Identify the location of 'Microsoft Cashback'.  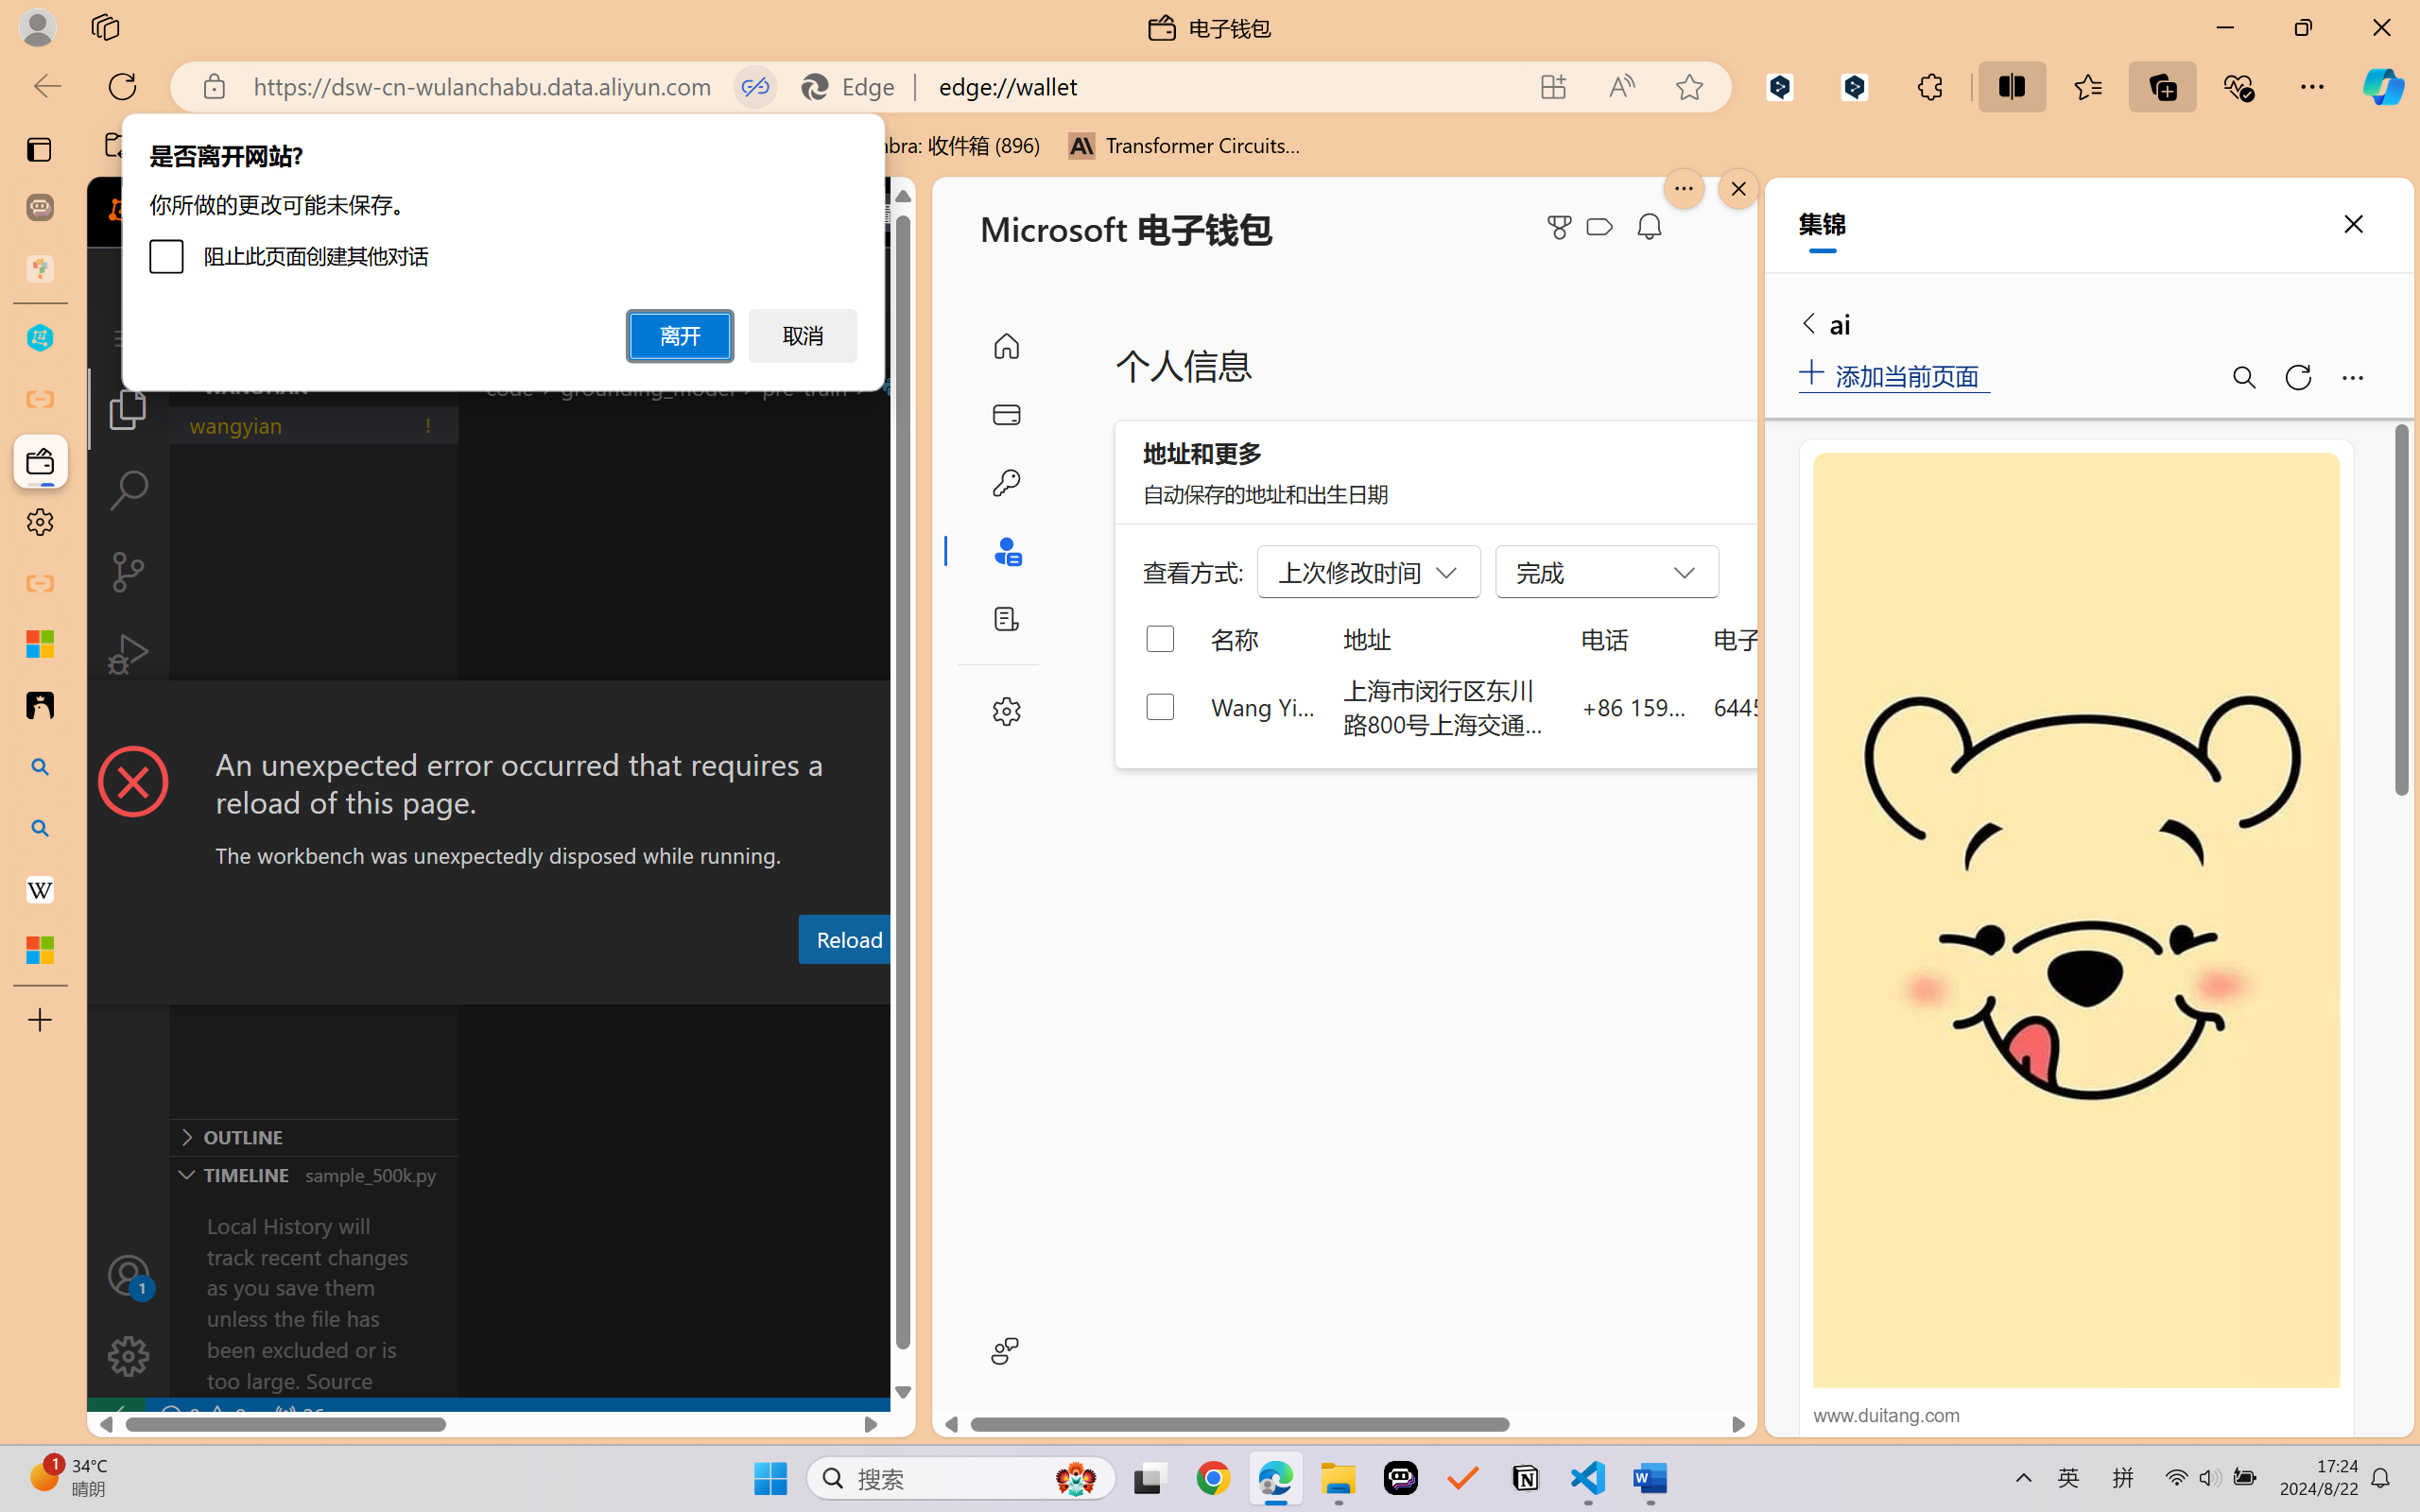
(1603, 227).